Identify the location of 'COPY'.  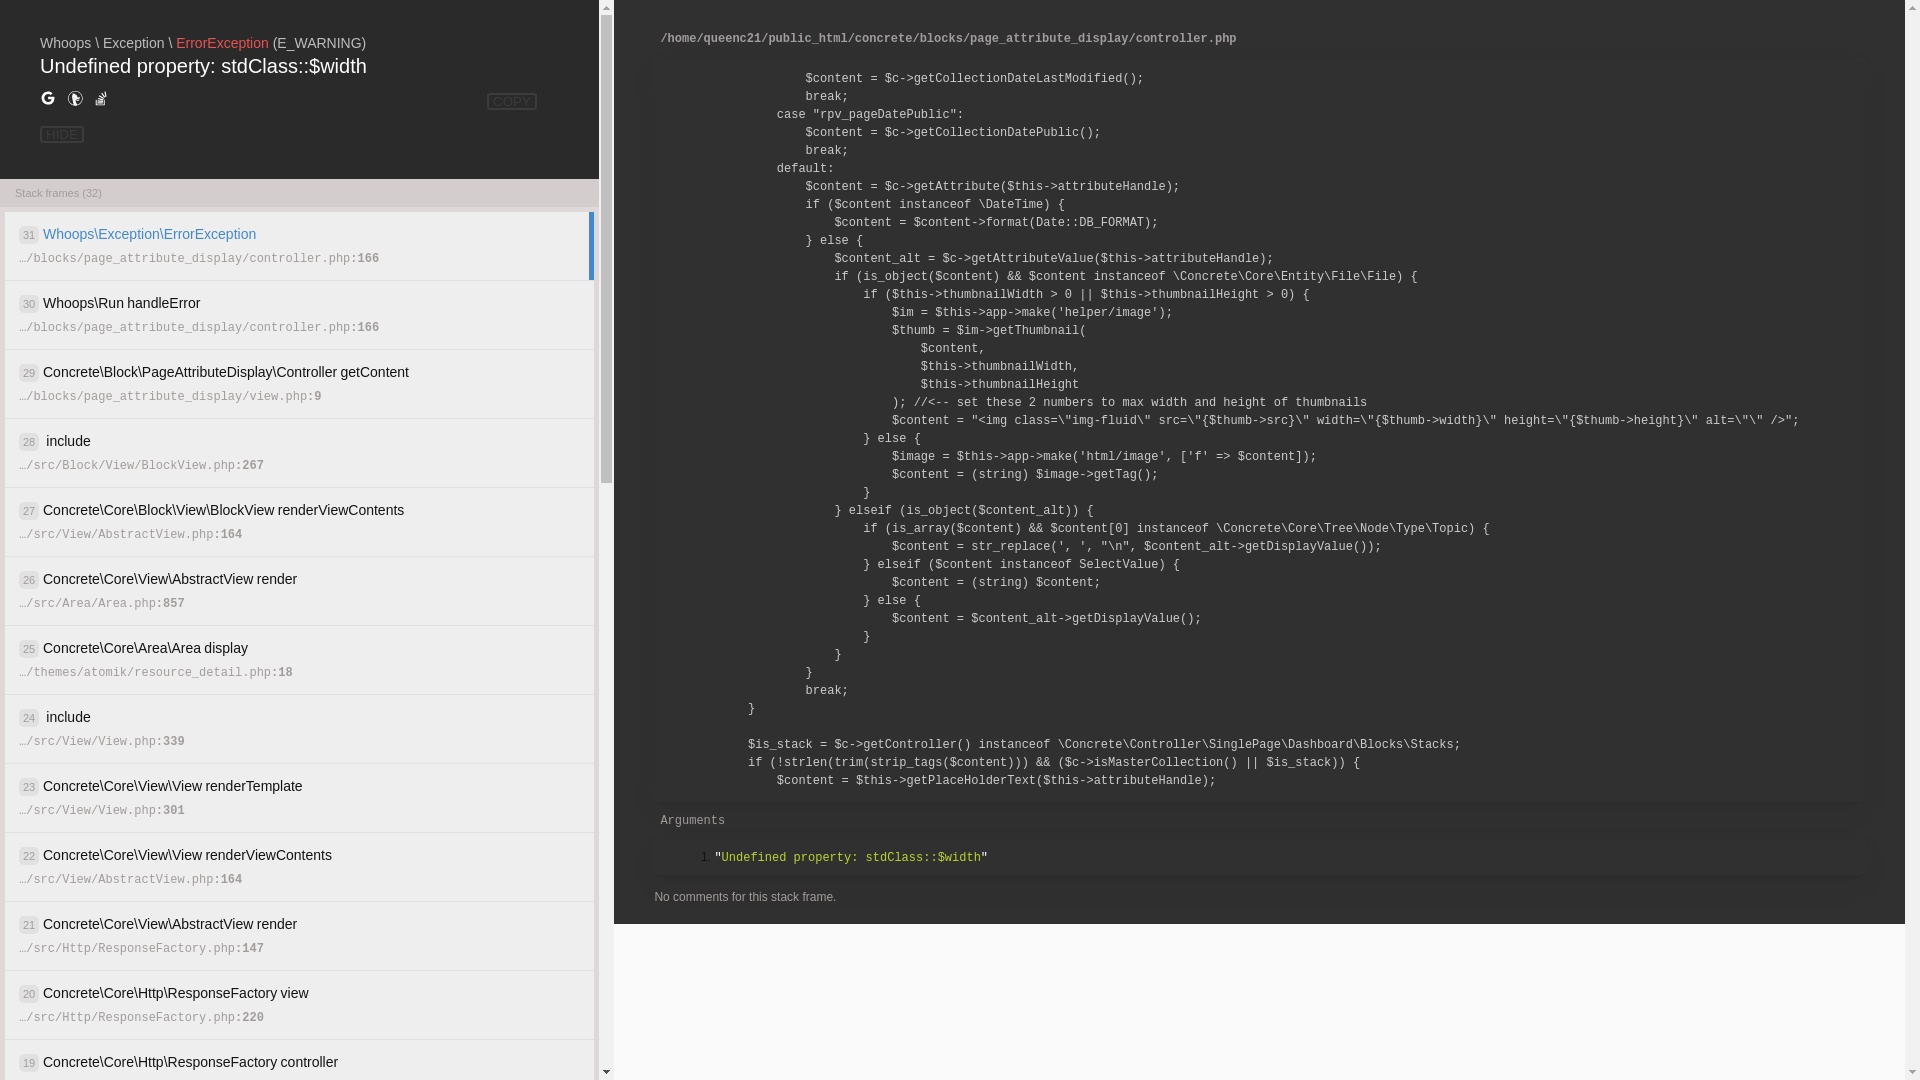
(512, 101).